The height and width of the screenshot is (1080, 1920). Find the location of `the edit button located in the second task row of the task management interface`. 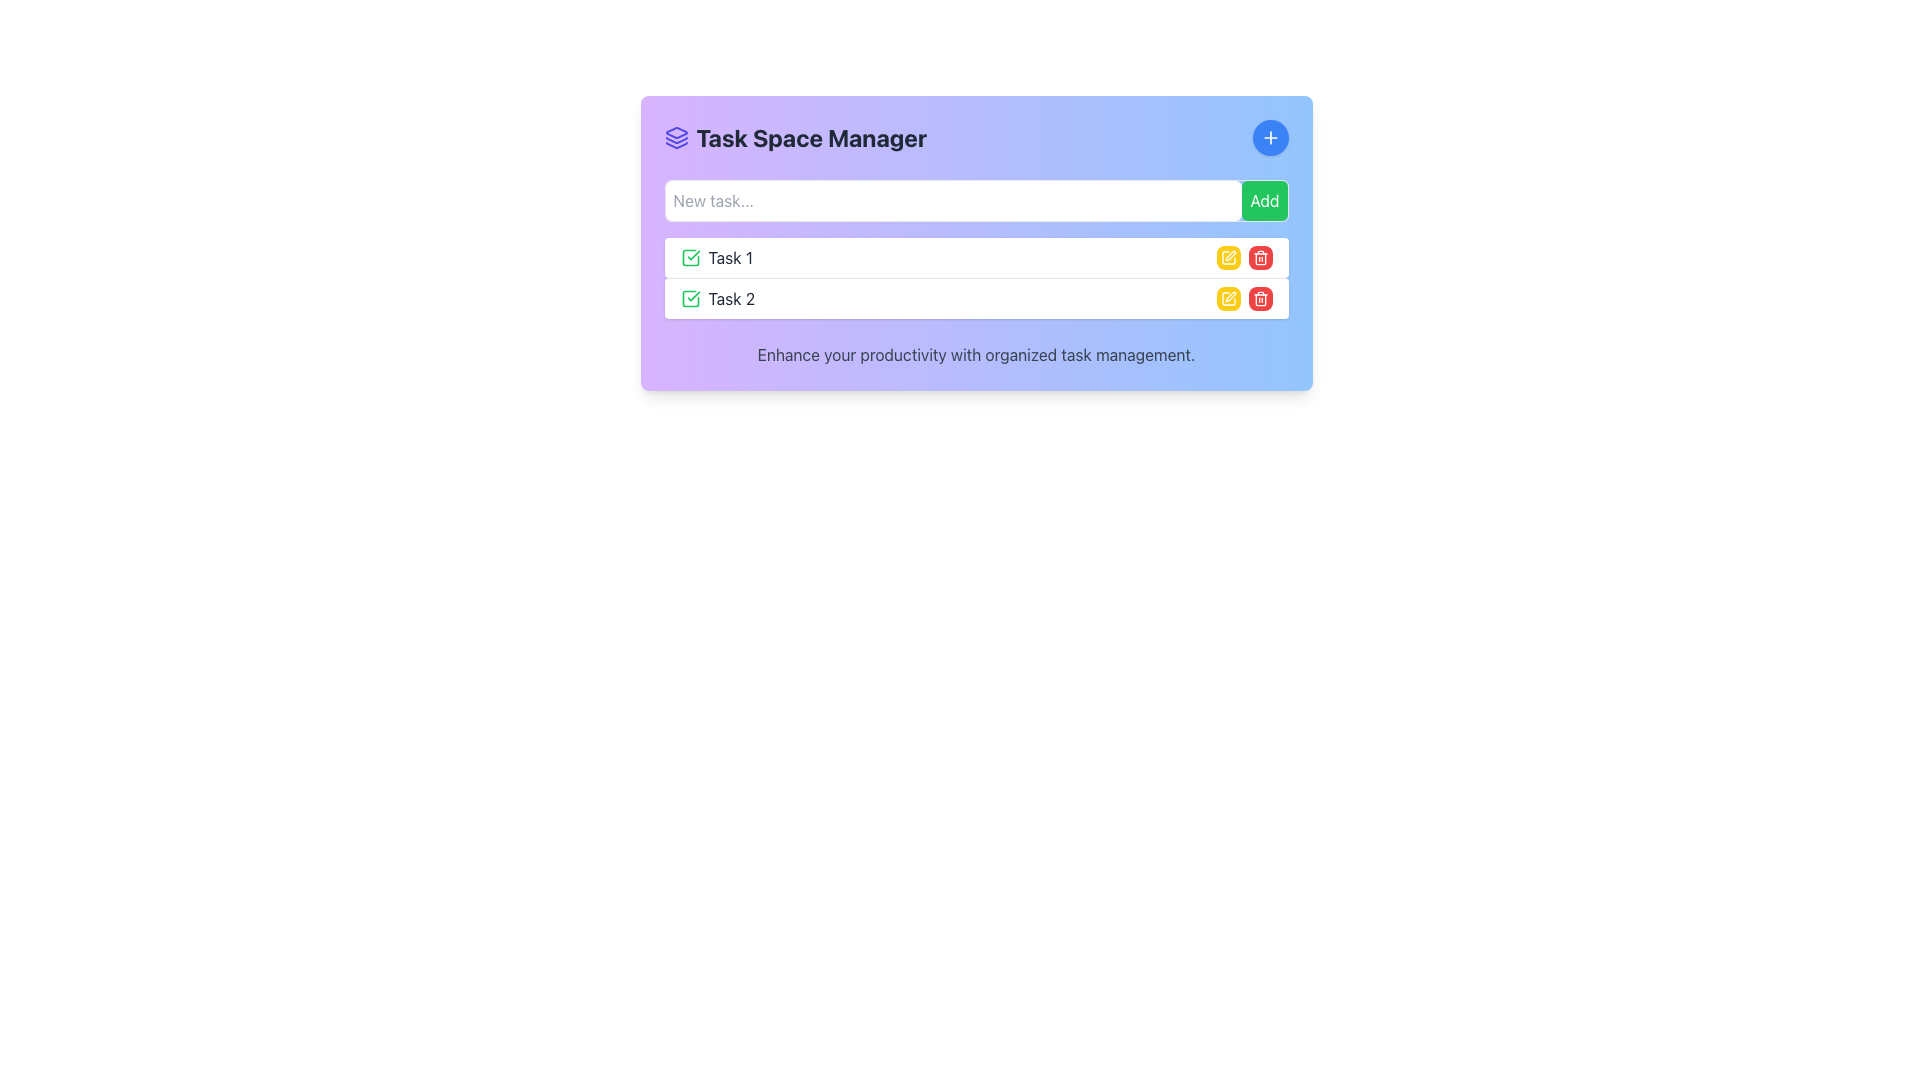

the edit button located in the second task row of the task management interface is located at coordinates (1227, 257).